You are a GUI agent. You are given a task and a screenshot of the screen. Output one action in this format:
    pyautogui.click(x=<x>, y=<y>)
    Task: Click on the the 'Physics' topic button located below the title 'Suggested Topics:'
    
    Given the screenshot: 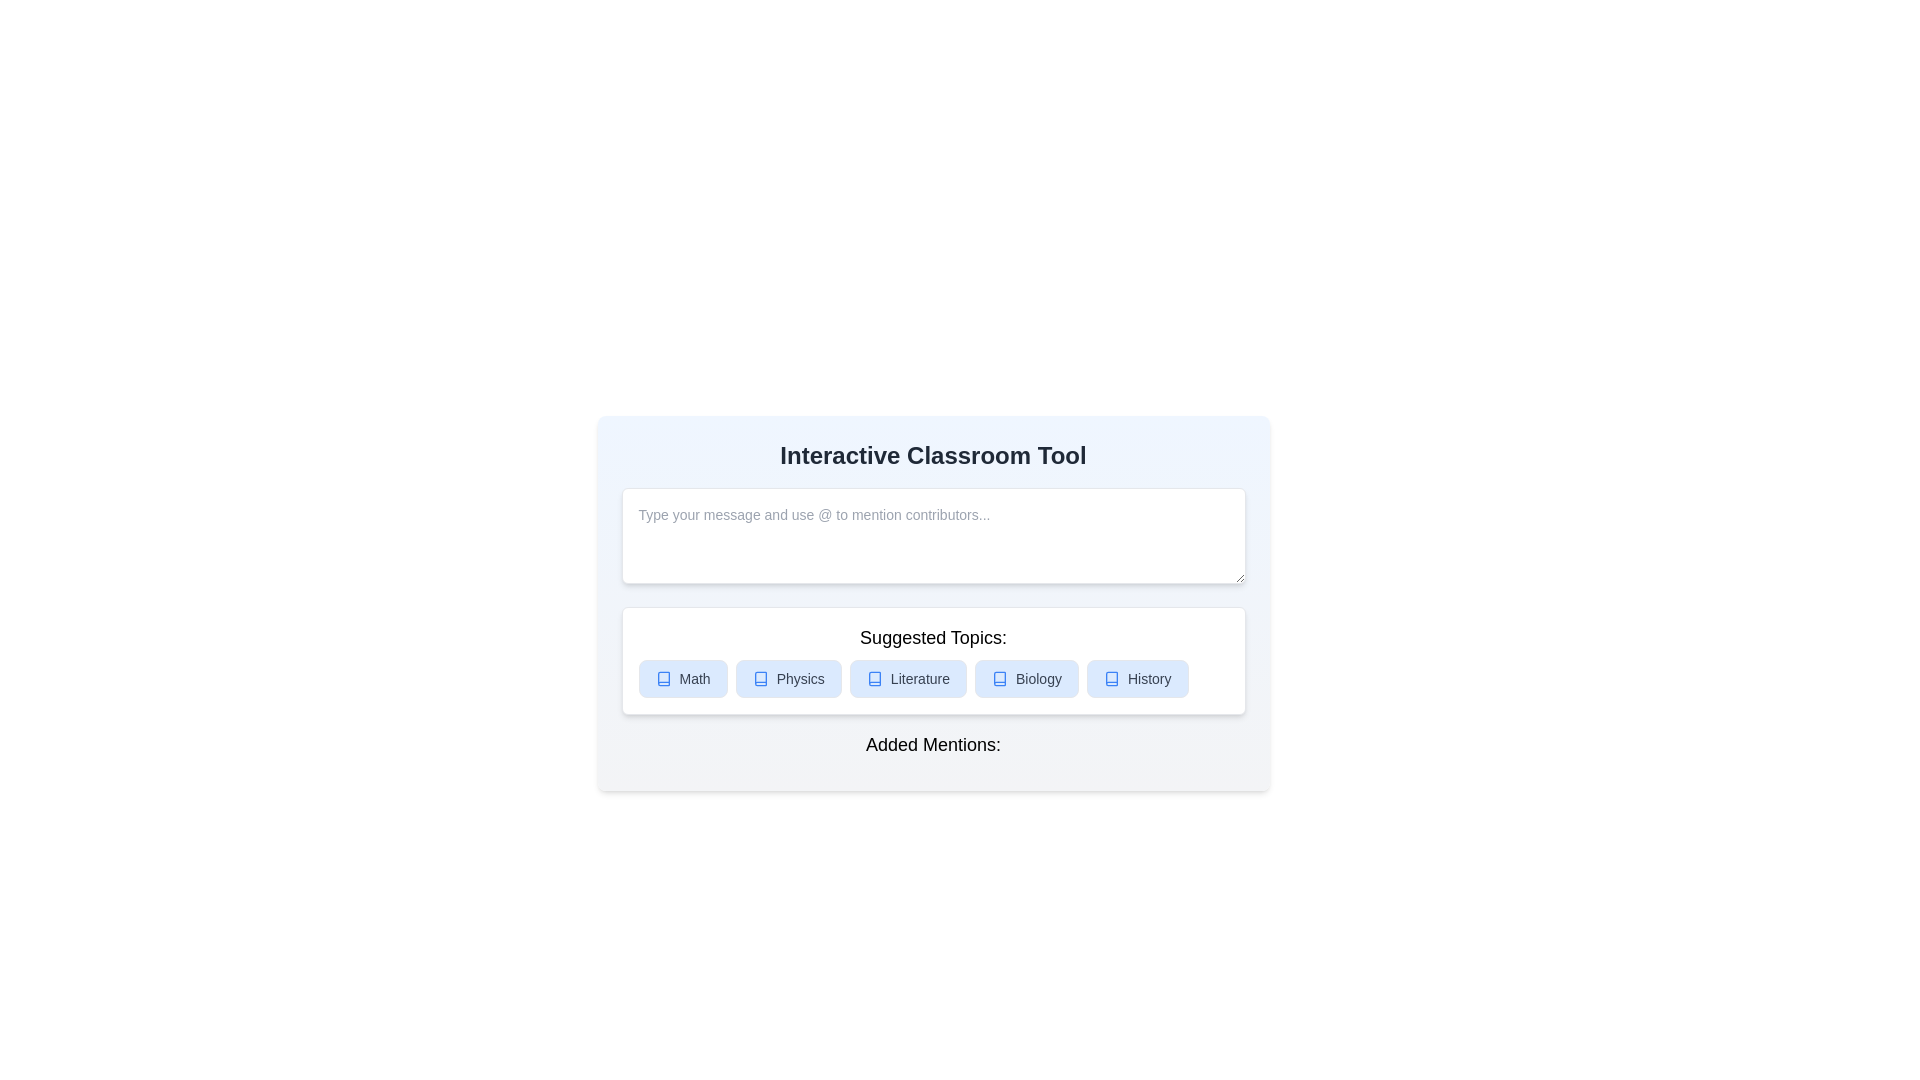 What is the action you would take?
    pyautogui.click(x=787, y=677)
    